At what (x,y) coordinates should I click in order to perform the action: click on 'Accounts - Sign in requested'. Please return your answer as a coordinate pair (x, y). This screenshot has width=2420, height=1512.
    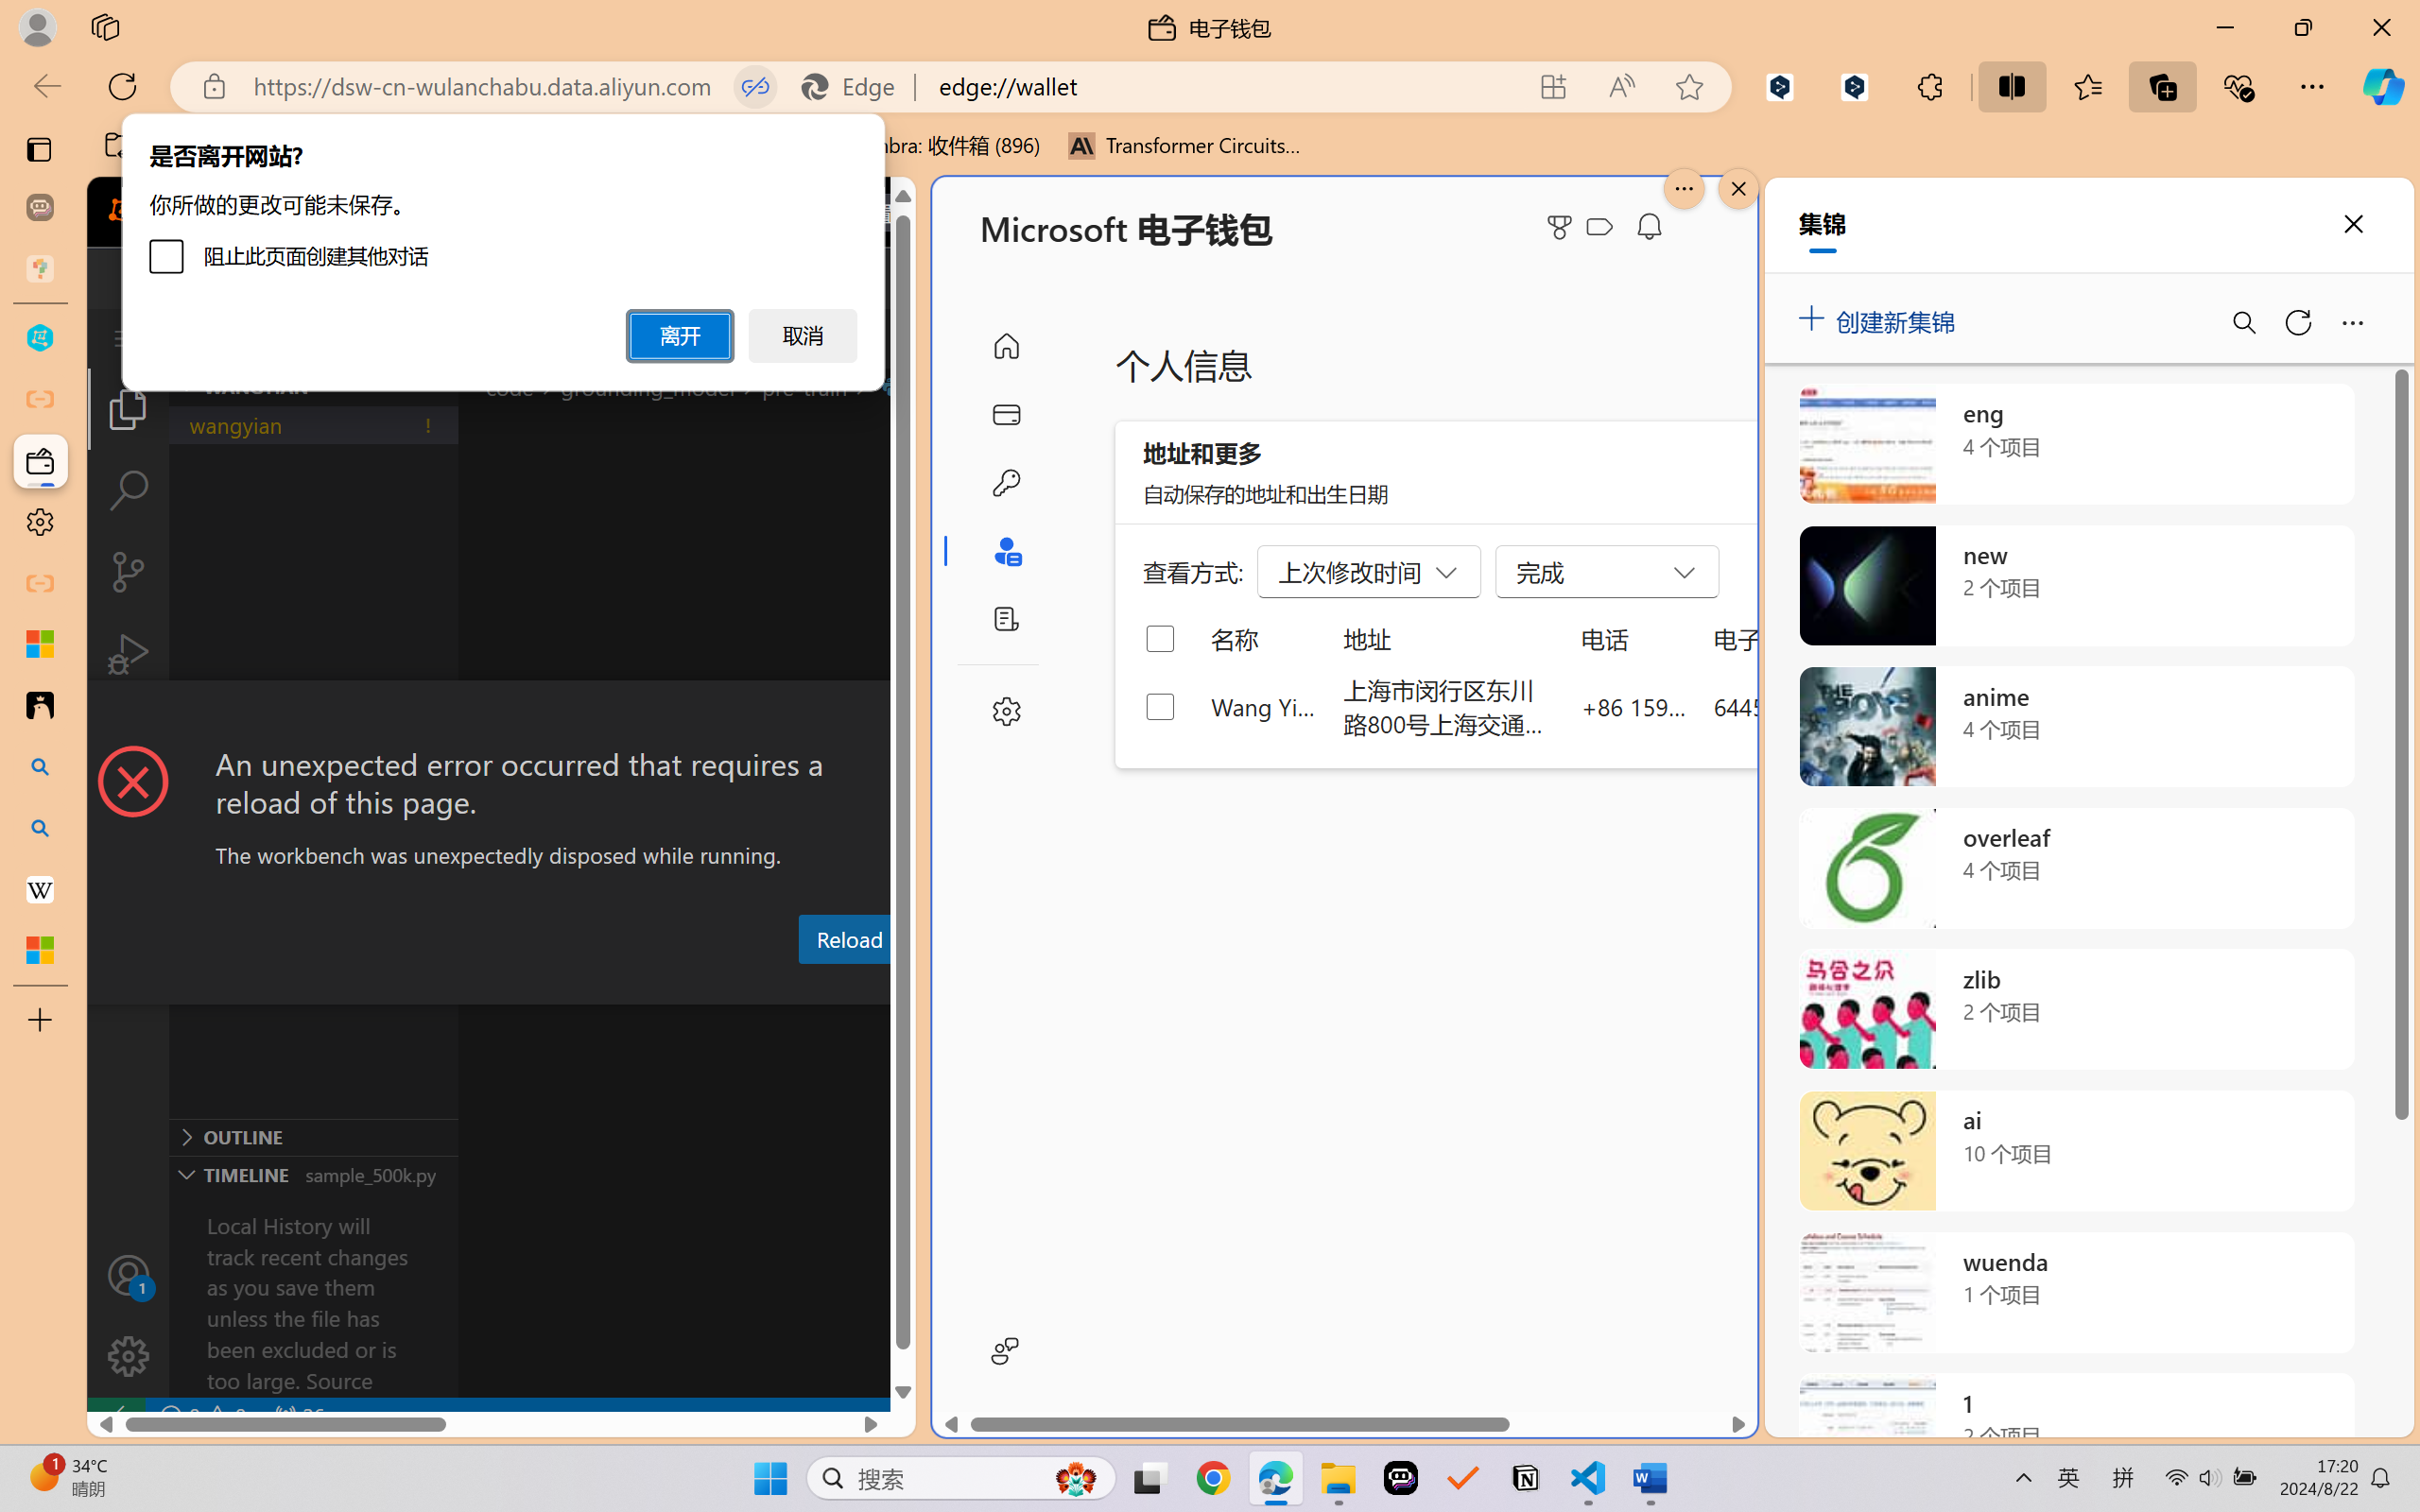
    Looking at the image, I should click on (127, 1274).